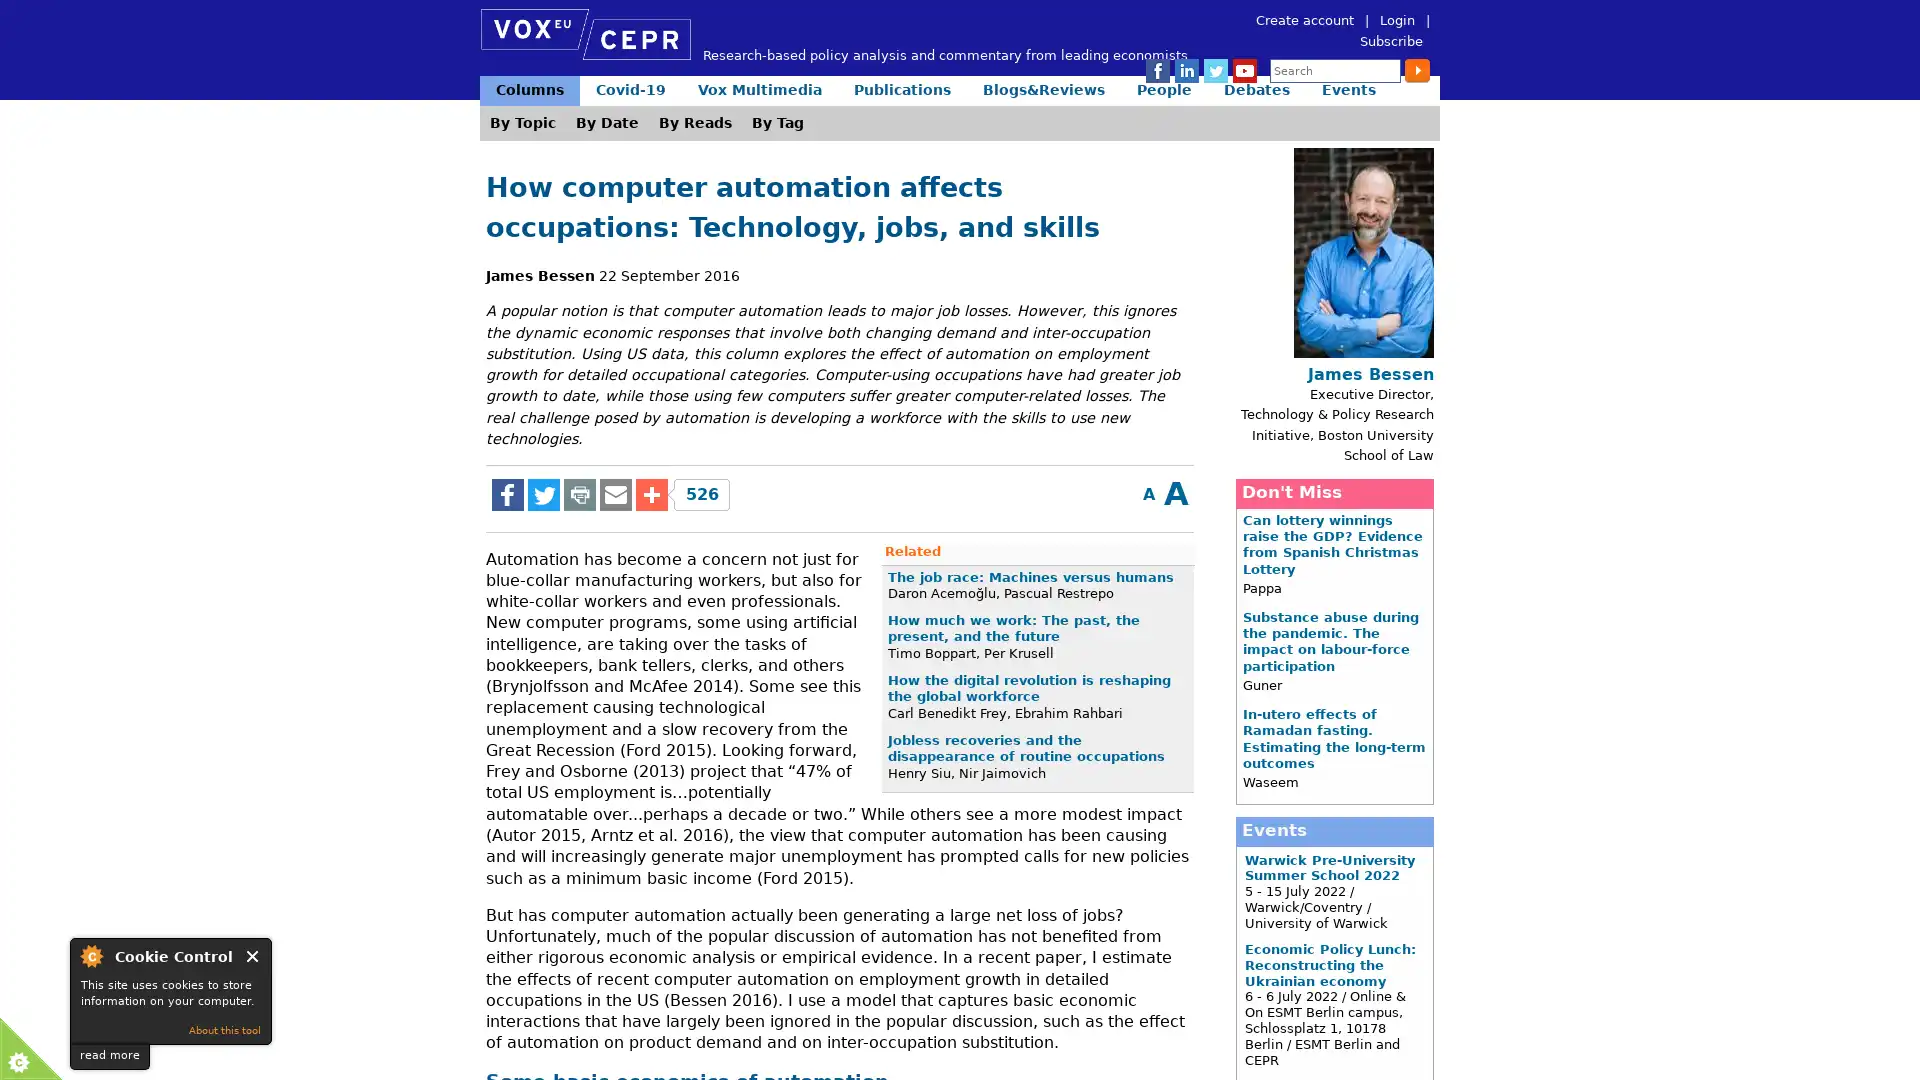  Describe the element at coordinates (109, 1055) in the screenshot. I see `read more` at that location.